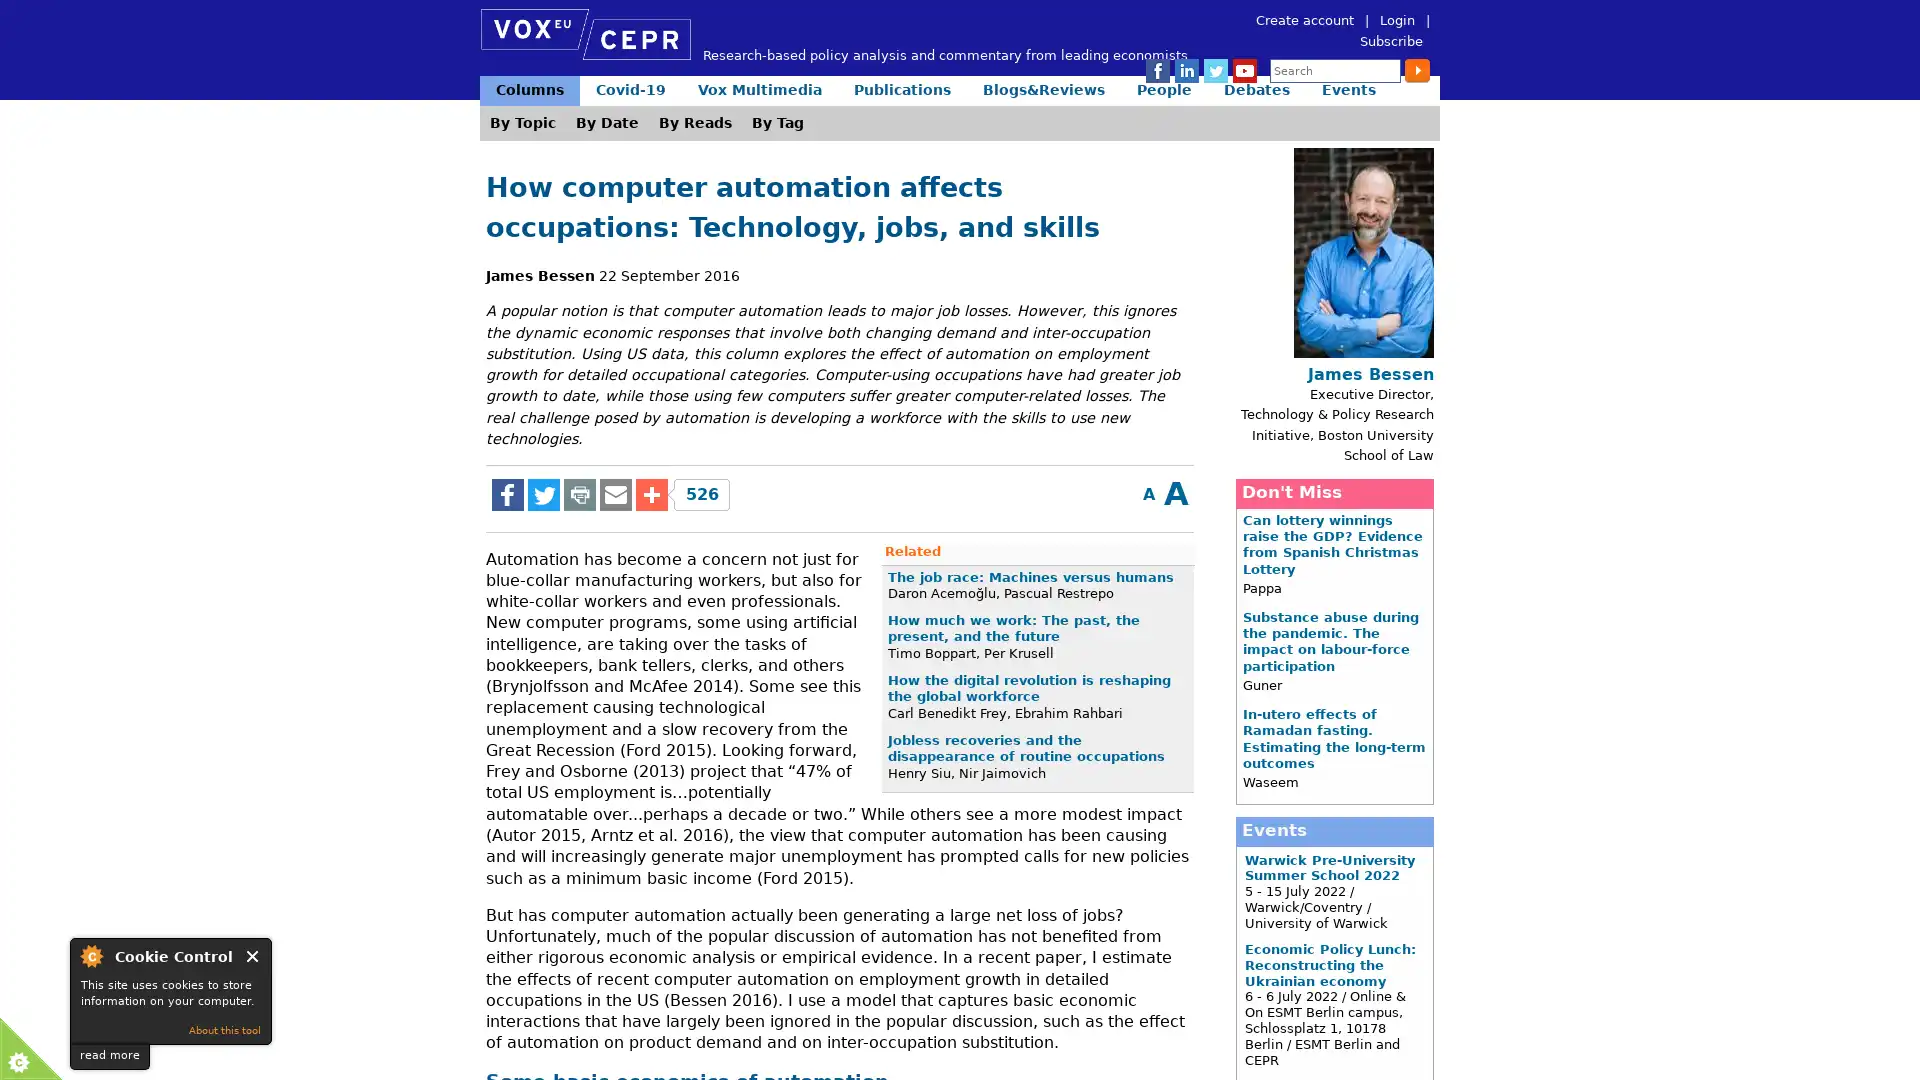  Describe the element at coordinates (109, 1055) in the screenshot. I see `read more` at that location.